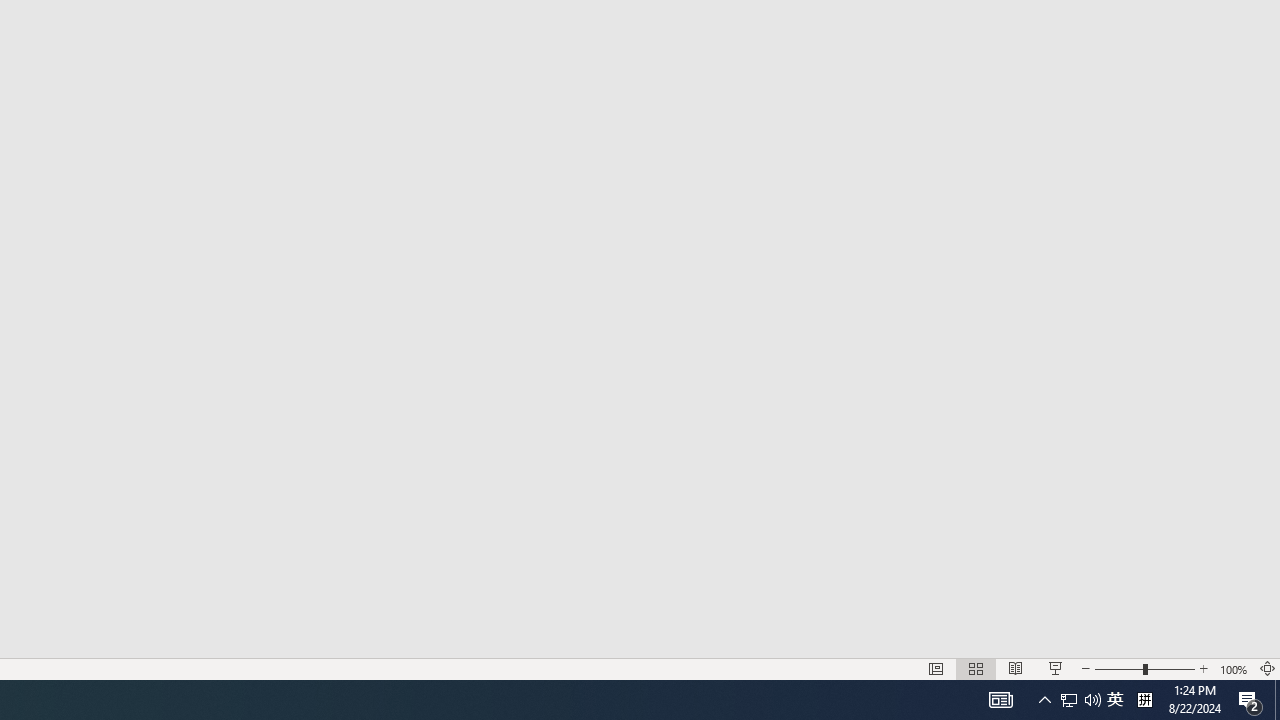  Describe the element at coordinates (935, 669) in the screenshot. I see `'Slide Sorter'` at that location.